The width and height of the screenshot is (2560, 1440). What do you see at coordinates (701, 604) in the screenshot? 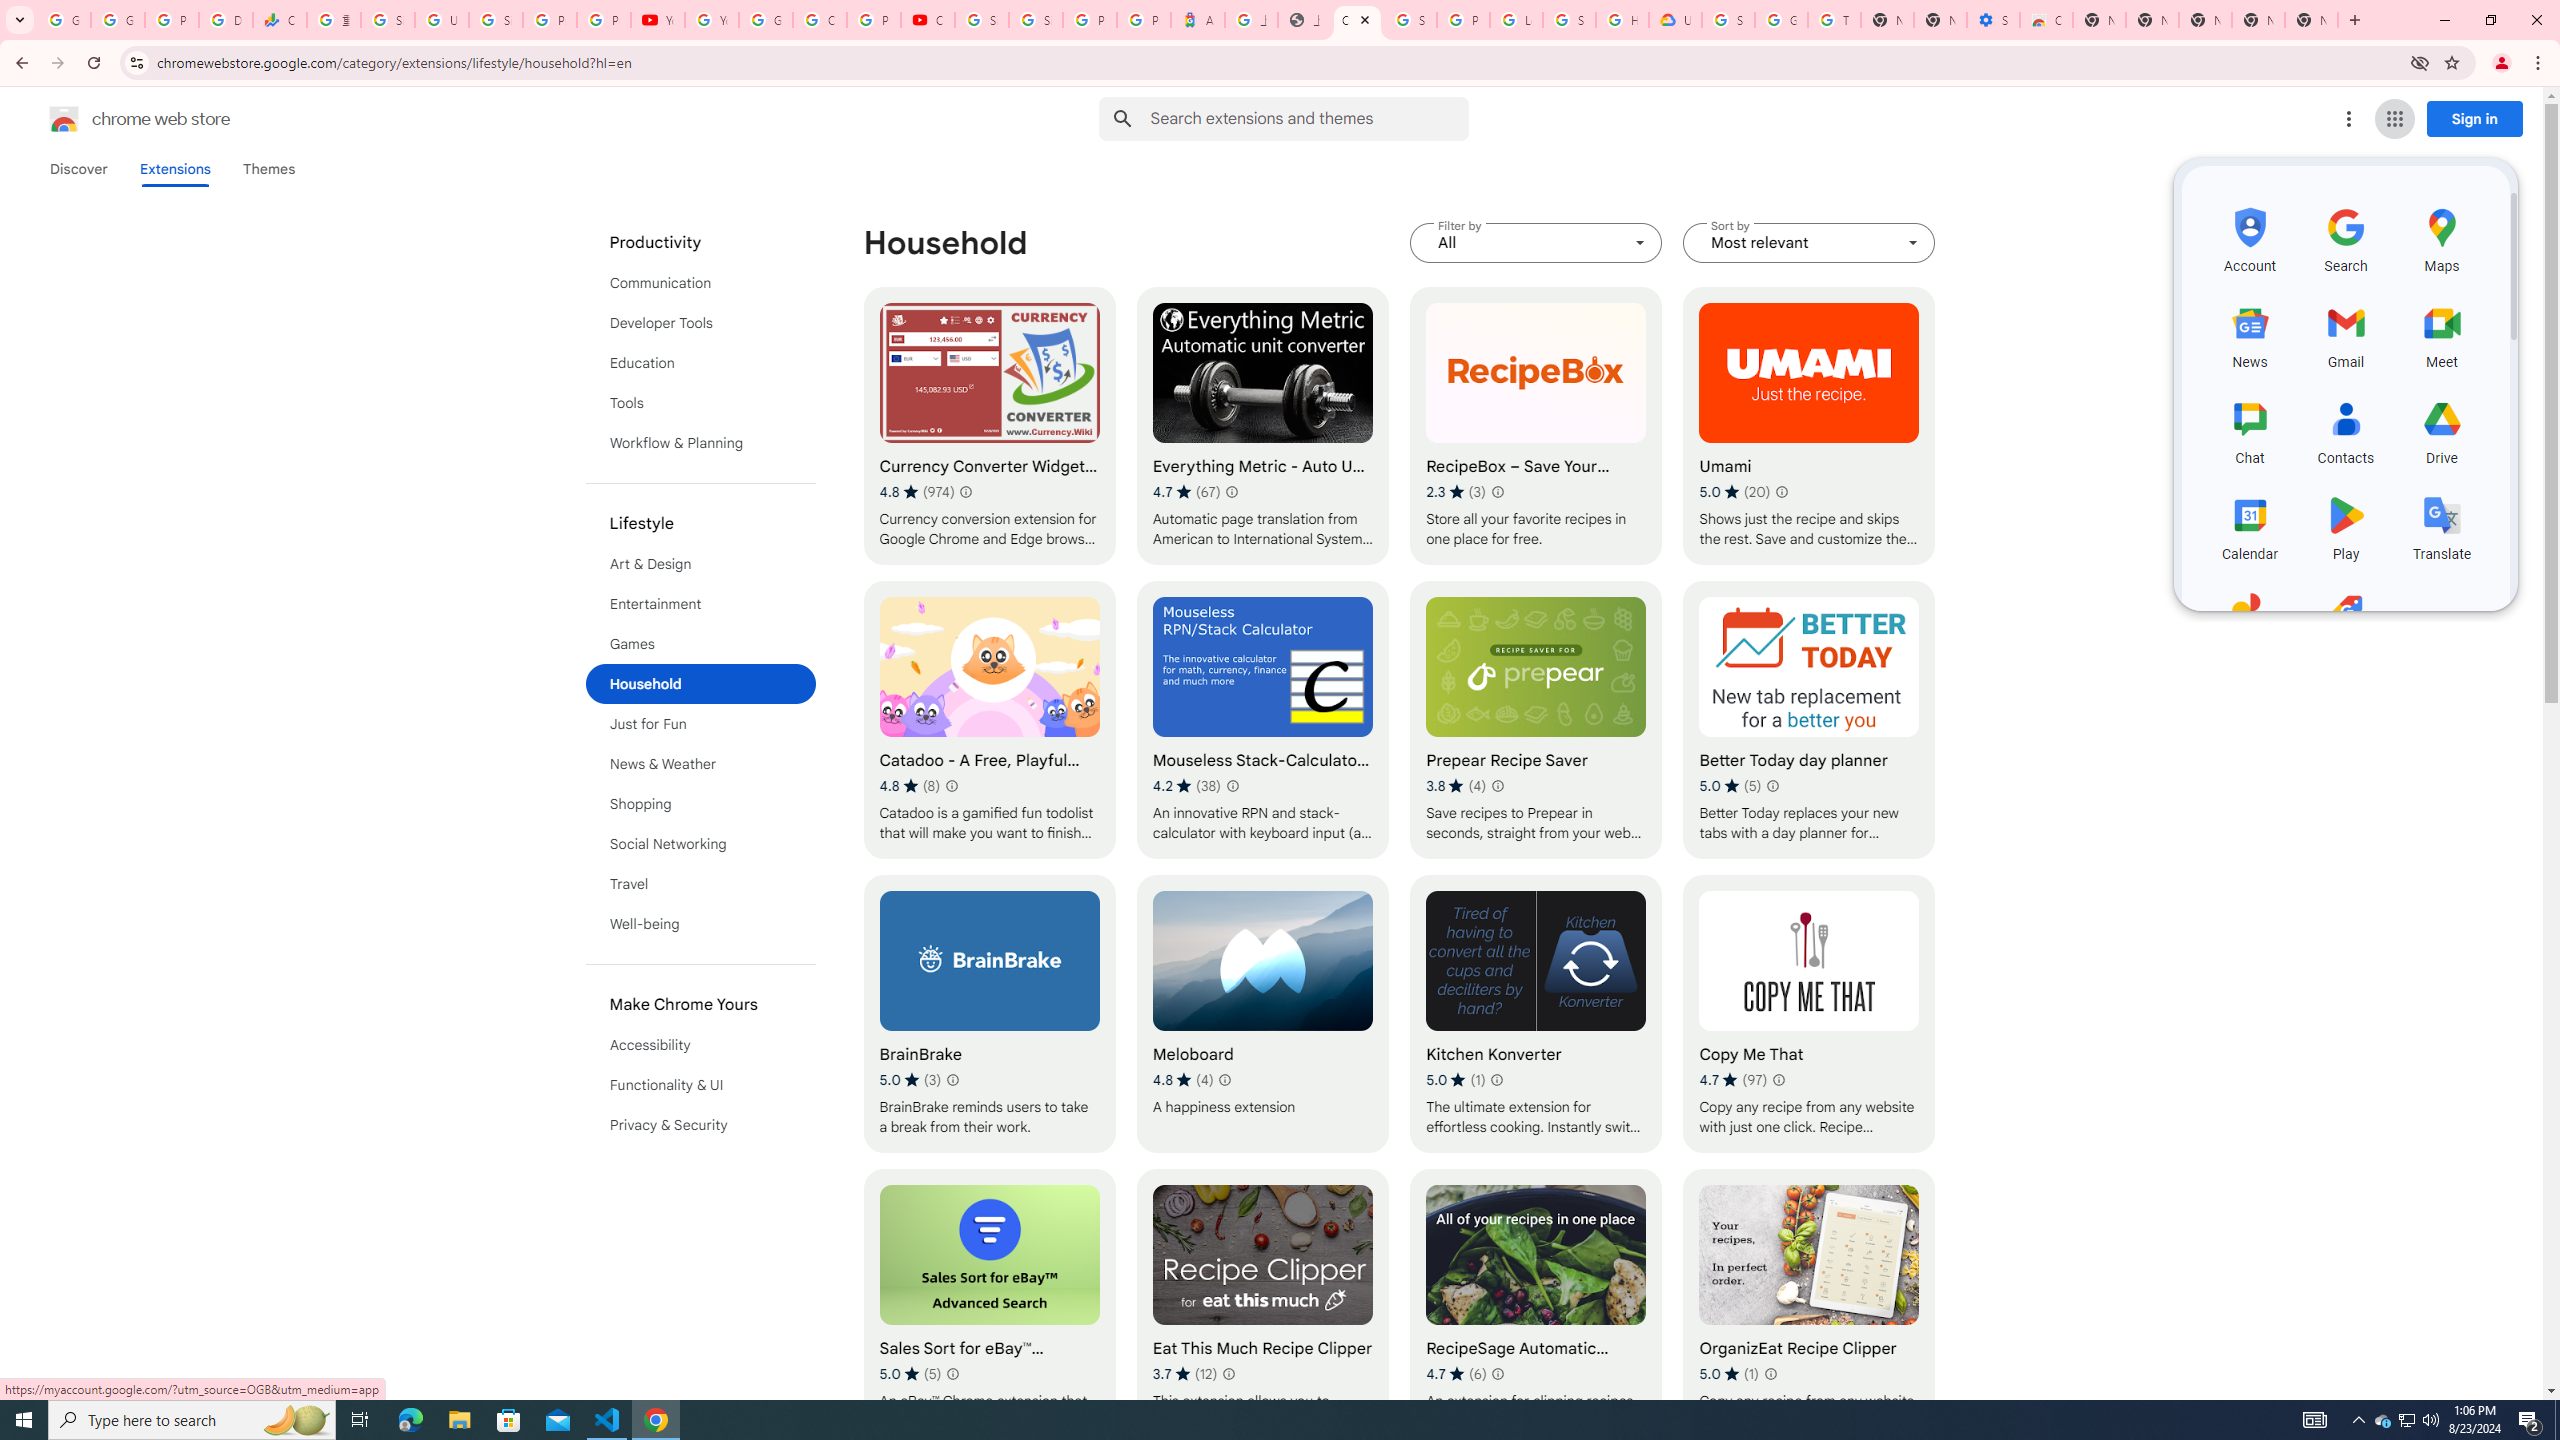
I see `'Entertainment'` at bounding box center [701, 604].